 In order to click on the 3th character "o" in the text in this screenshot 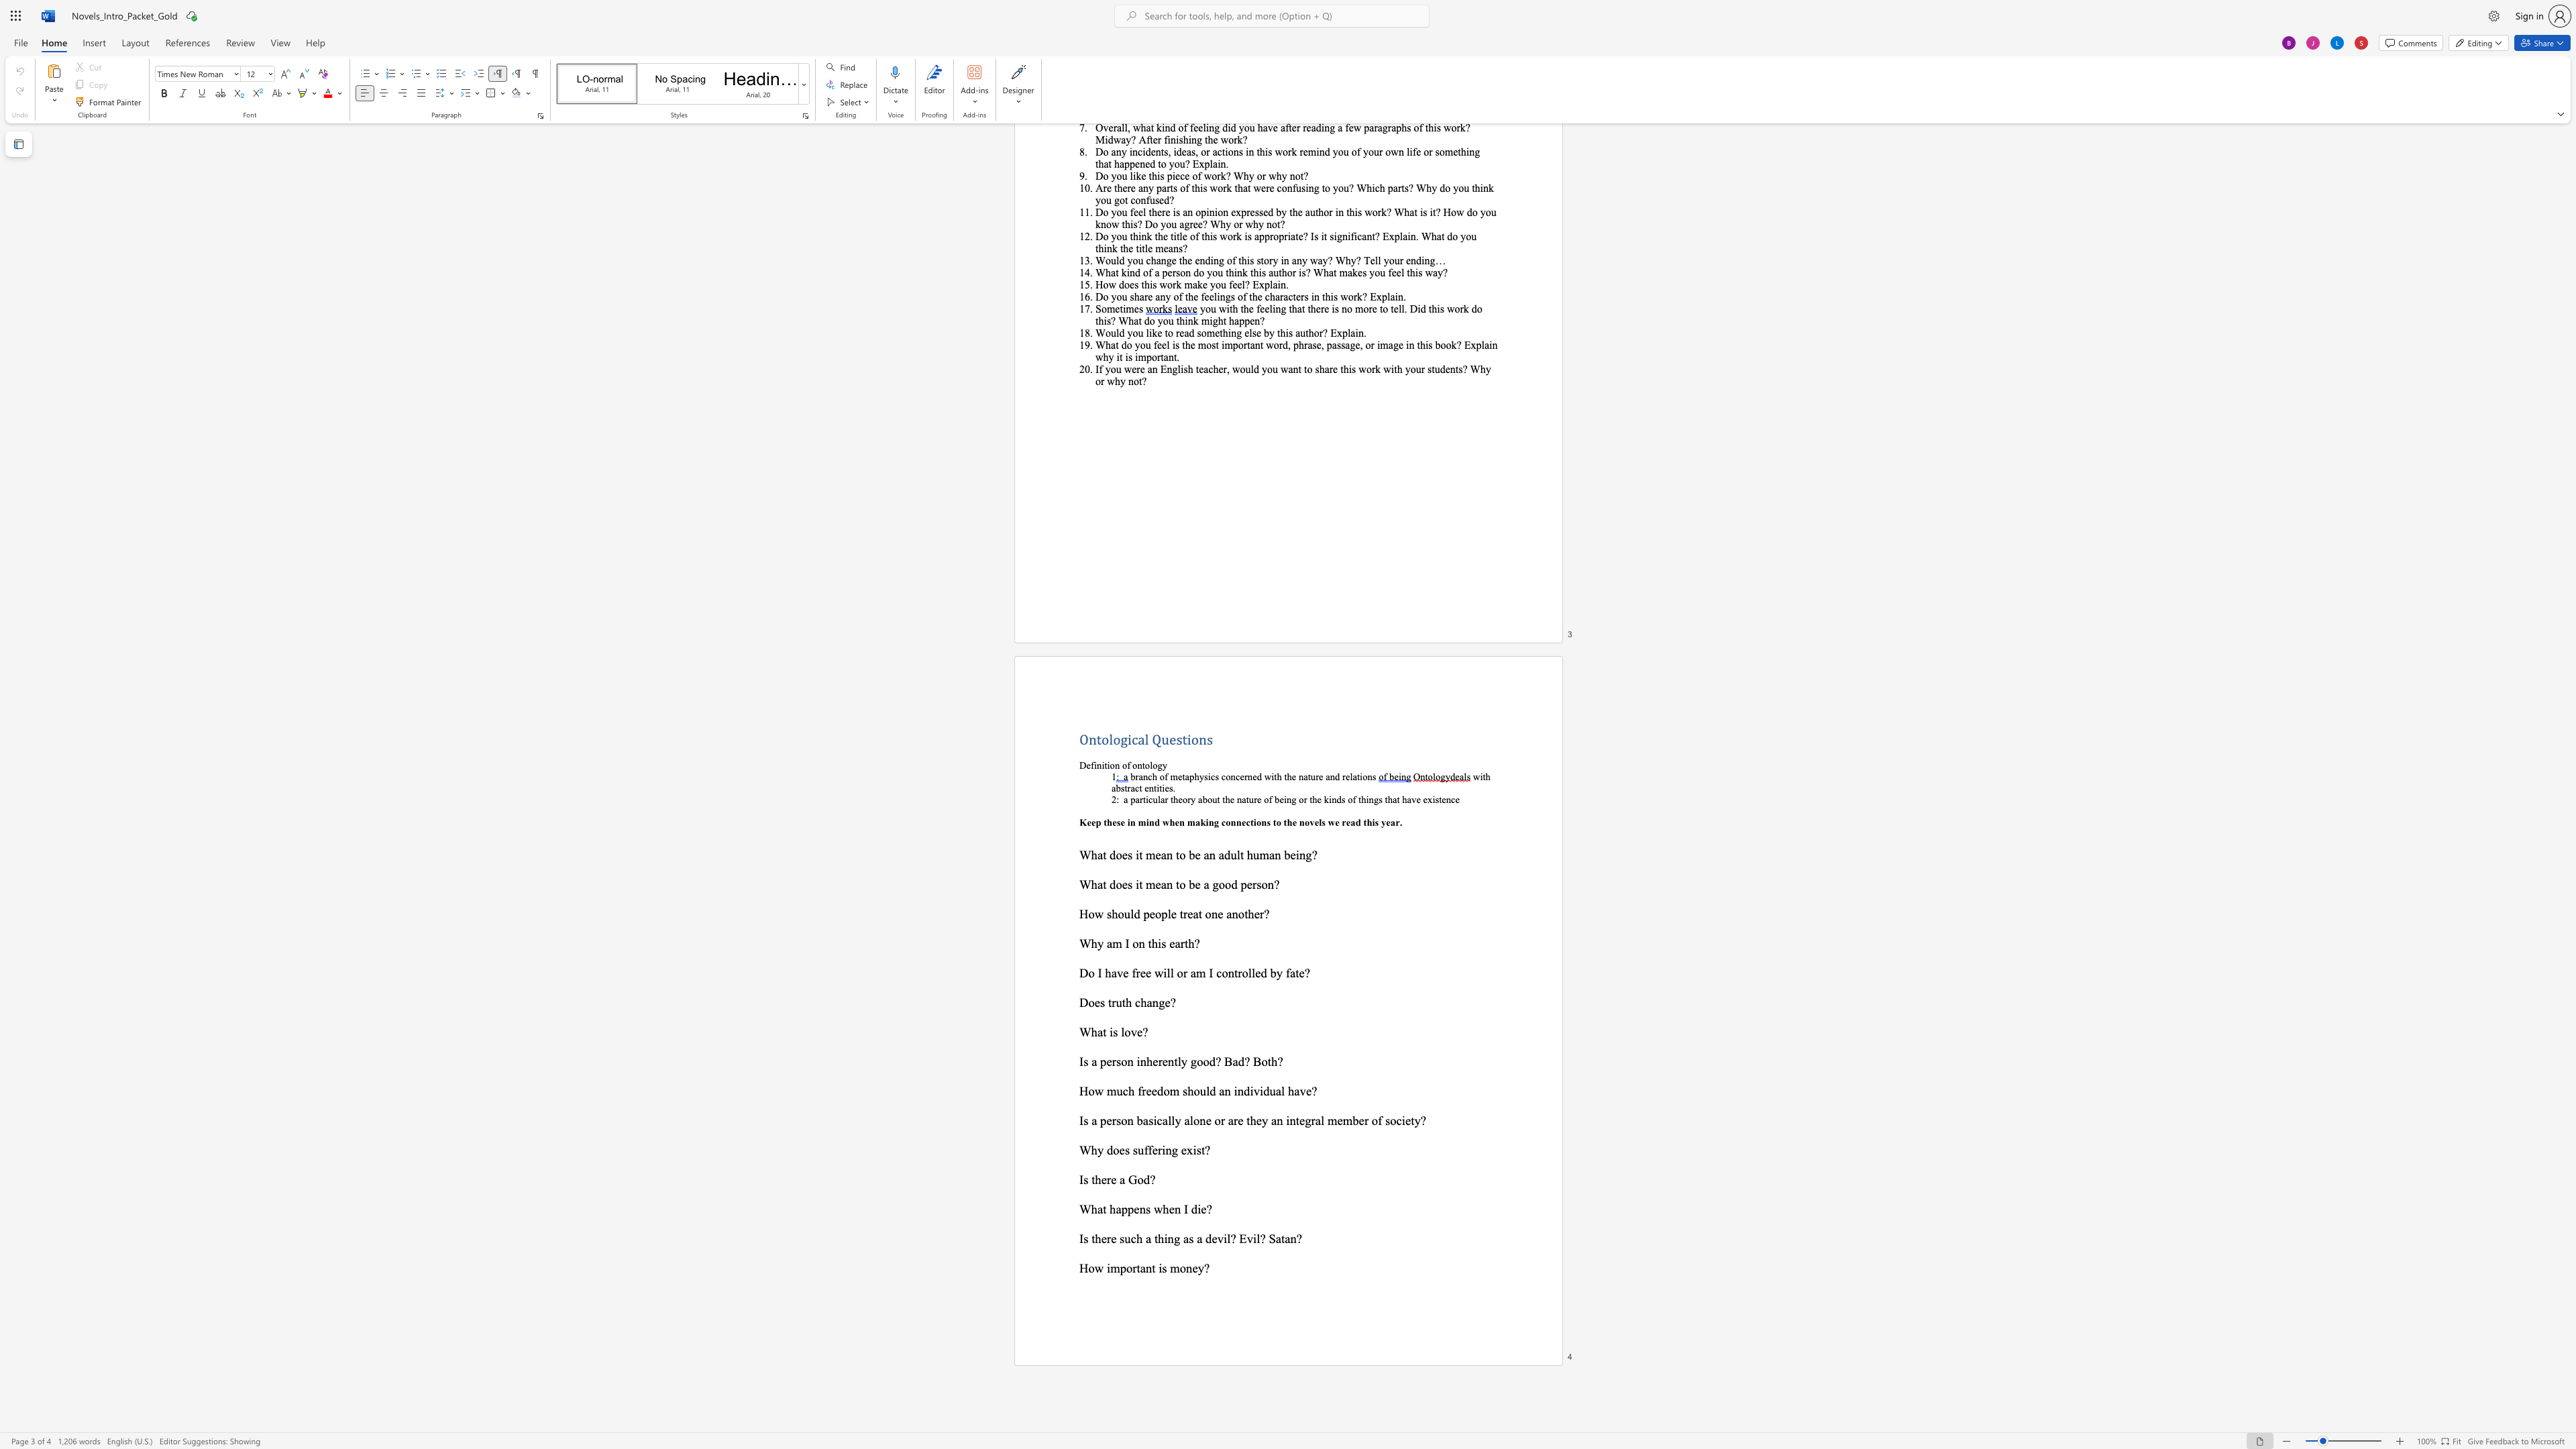, I will do `click(1183, 1268)`.